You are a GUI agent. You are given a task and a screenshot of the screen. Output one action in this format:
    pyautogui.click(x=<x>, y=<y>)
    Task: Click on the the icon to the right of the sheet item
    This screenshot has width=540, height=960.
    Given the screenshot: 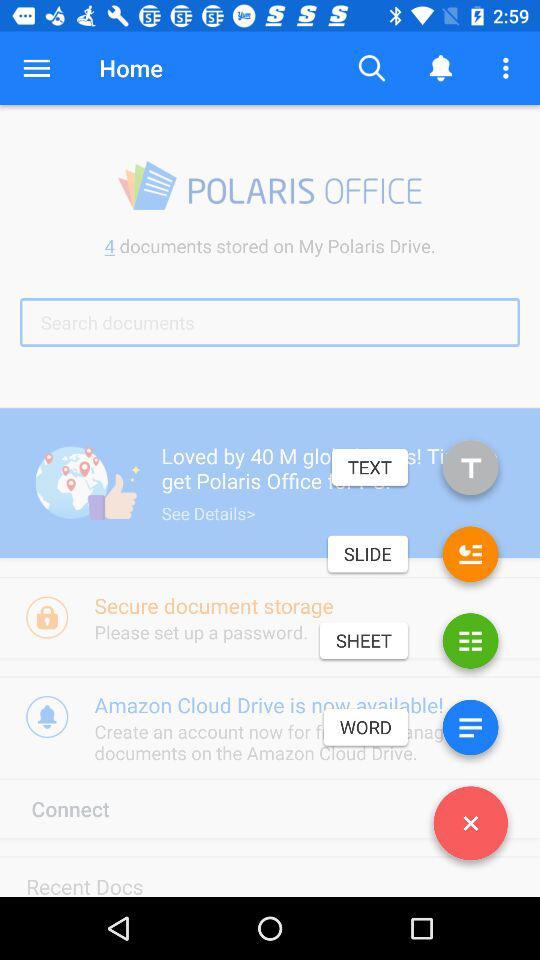 What is the action you would take?
    pyautogui.click(x=470, y=644)
    